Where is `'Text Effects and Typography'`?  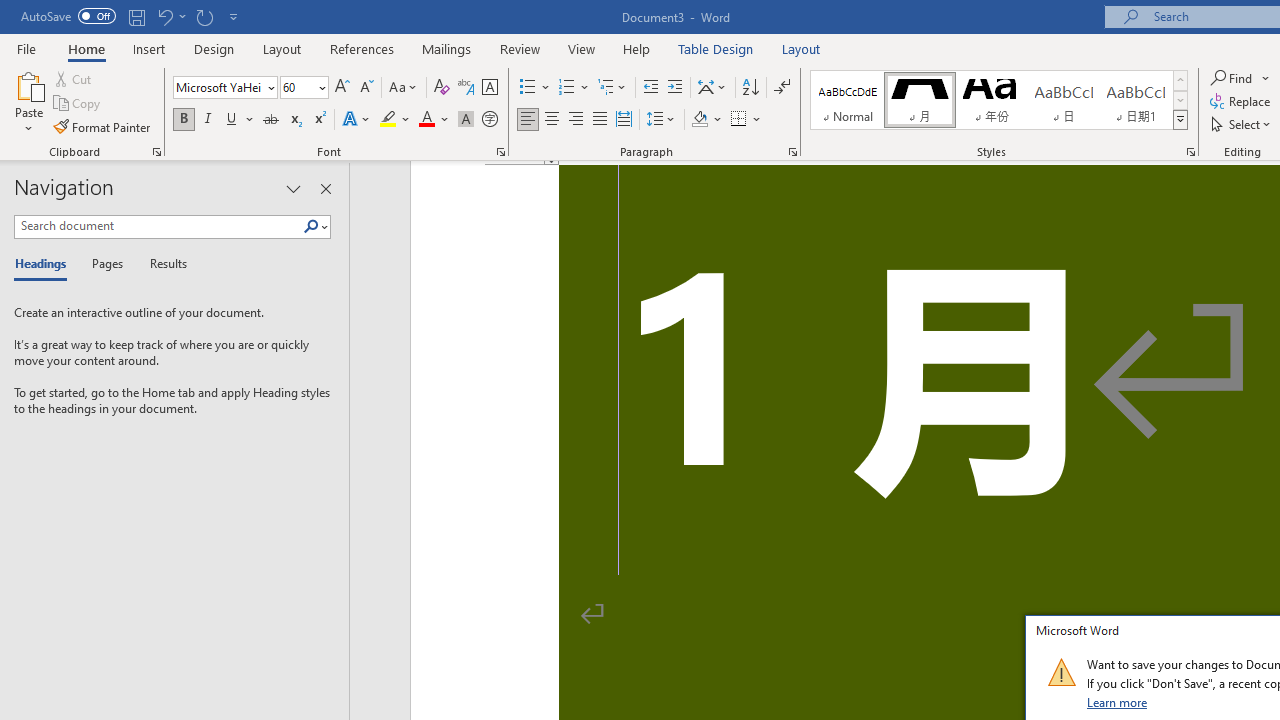
'Text Effects and Typography' is located at coordinates (357, 119).